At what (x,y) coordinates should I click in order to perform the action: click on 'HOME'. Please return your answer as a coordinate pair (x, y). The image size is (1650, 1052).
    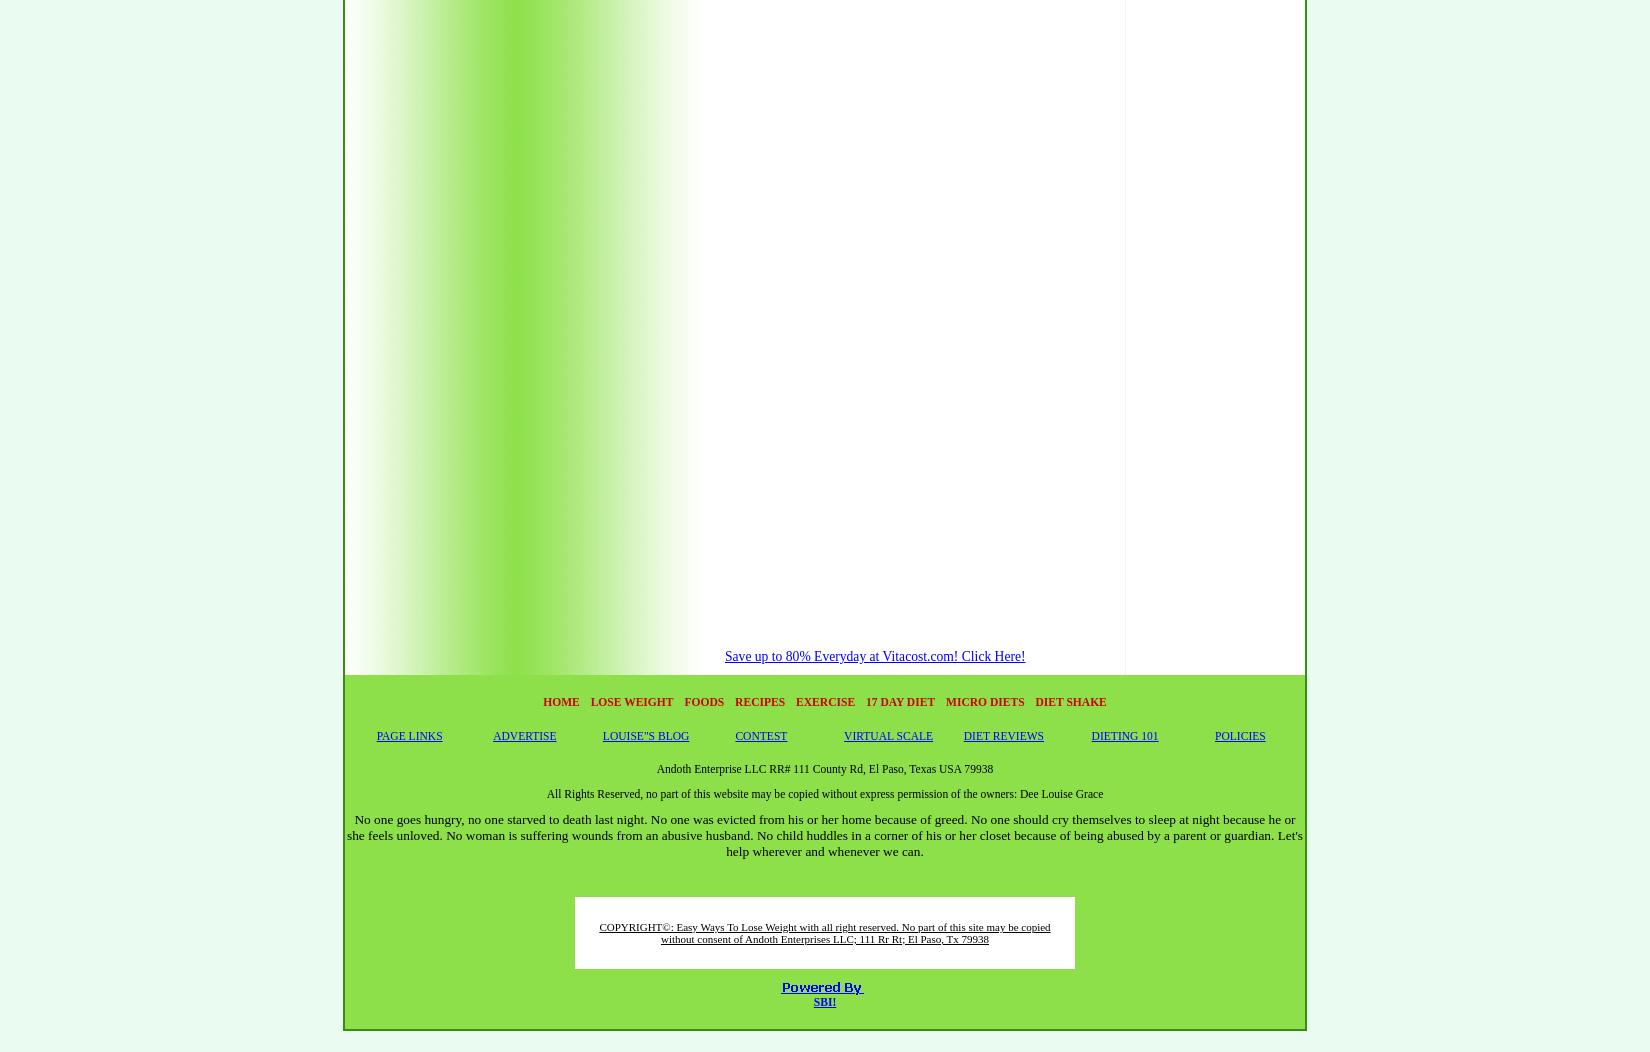
    Looking at the image, I should click on (560, 700).